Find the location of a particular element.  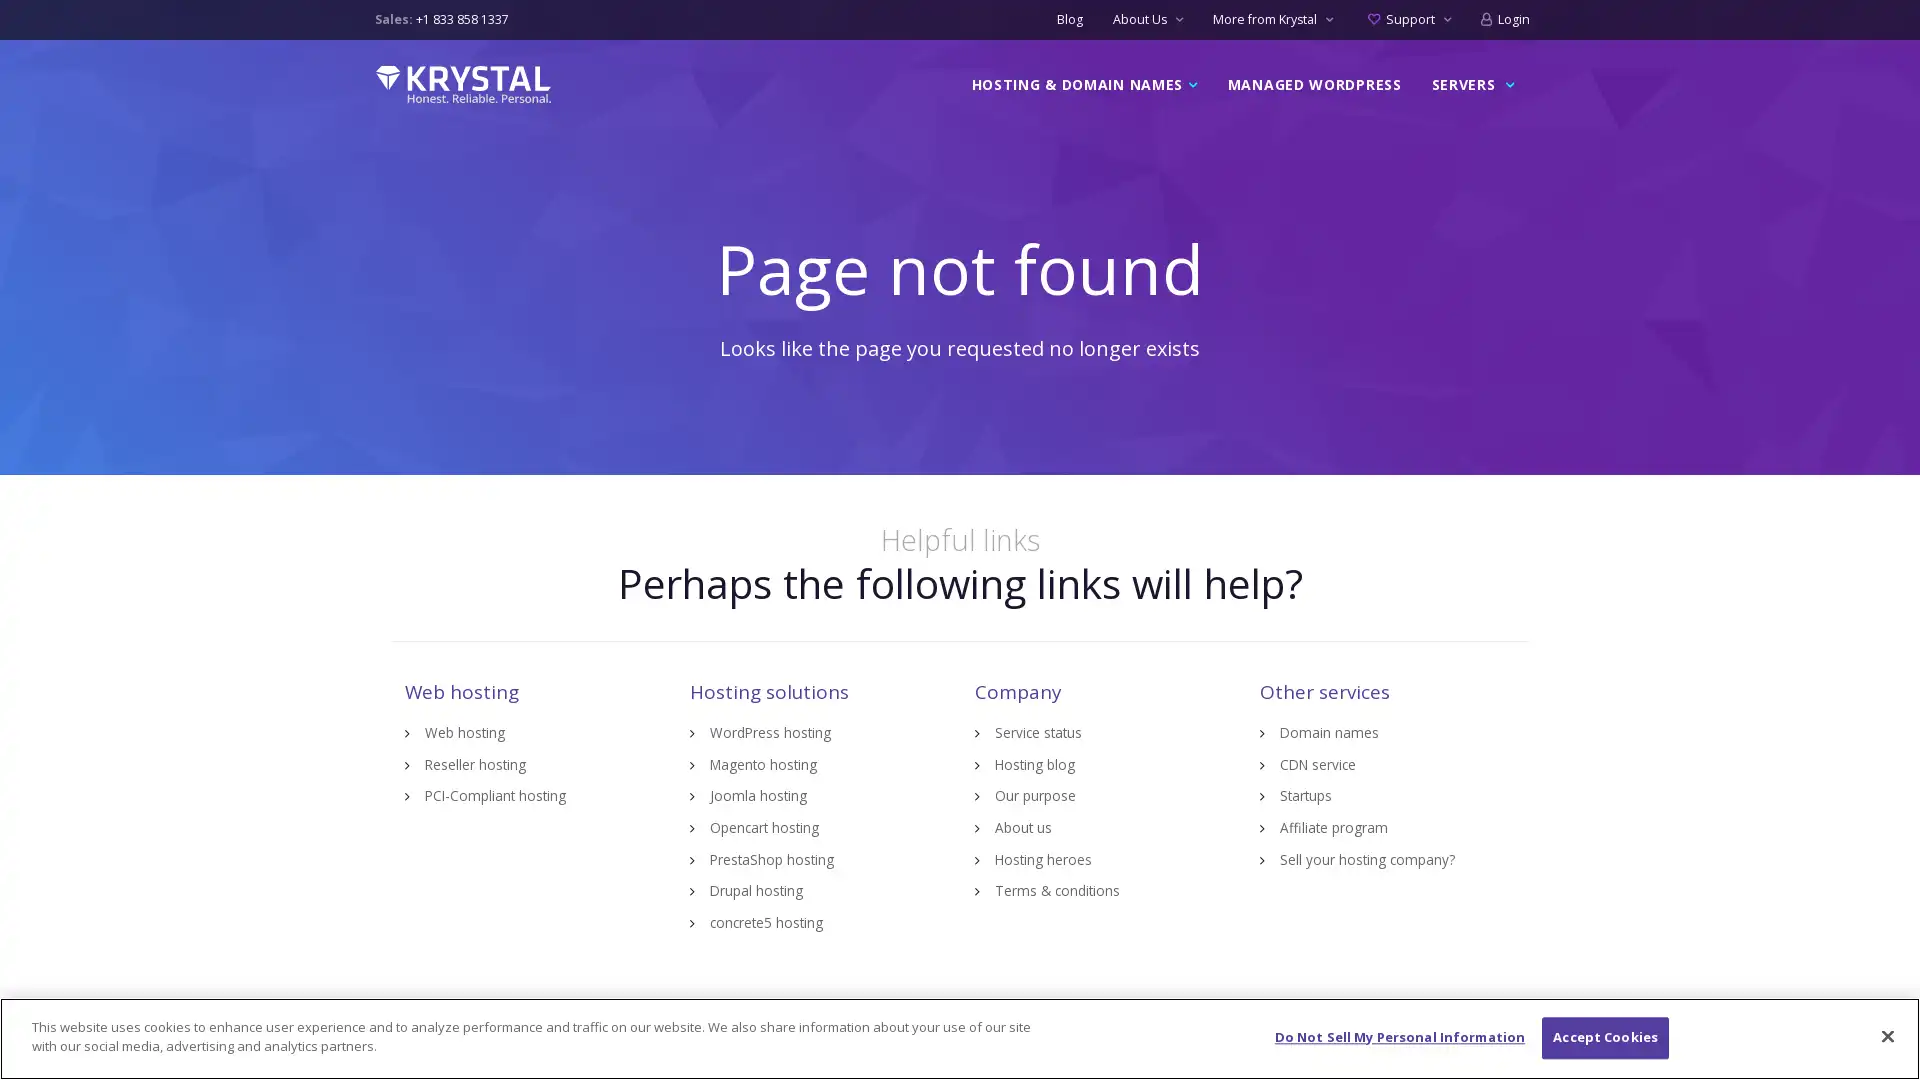

Accept Cookies is located at coordinates (1605, 1036).